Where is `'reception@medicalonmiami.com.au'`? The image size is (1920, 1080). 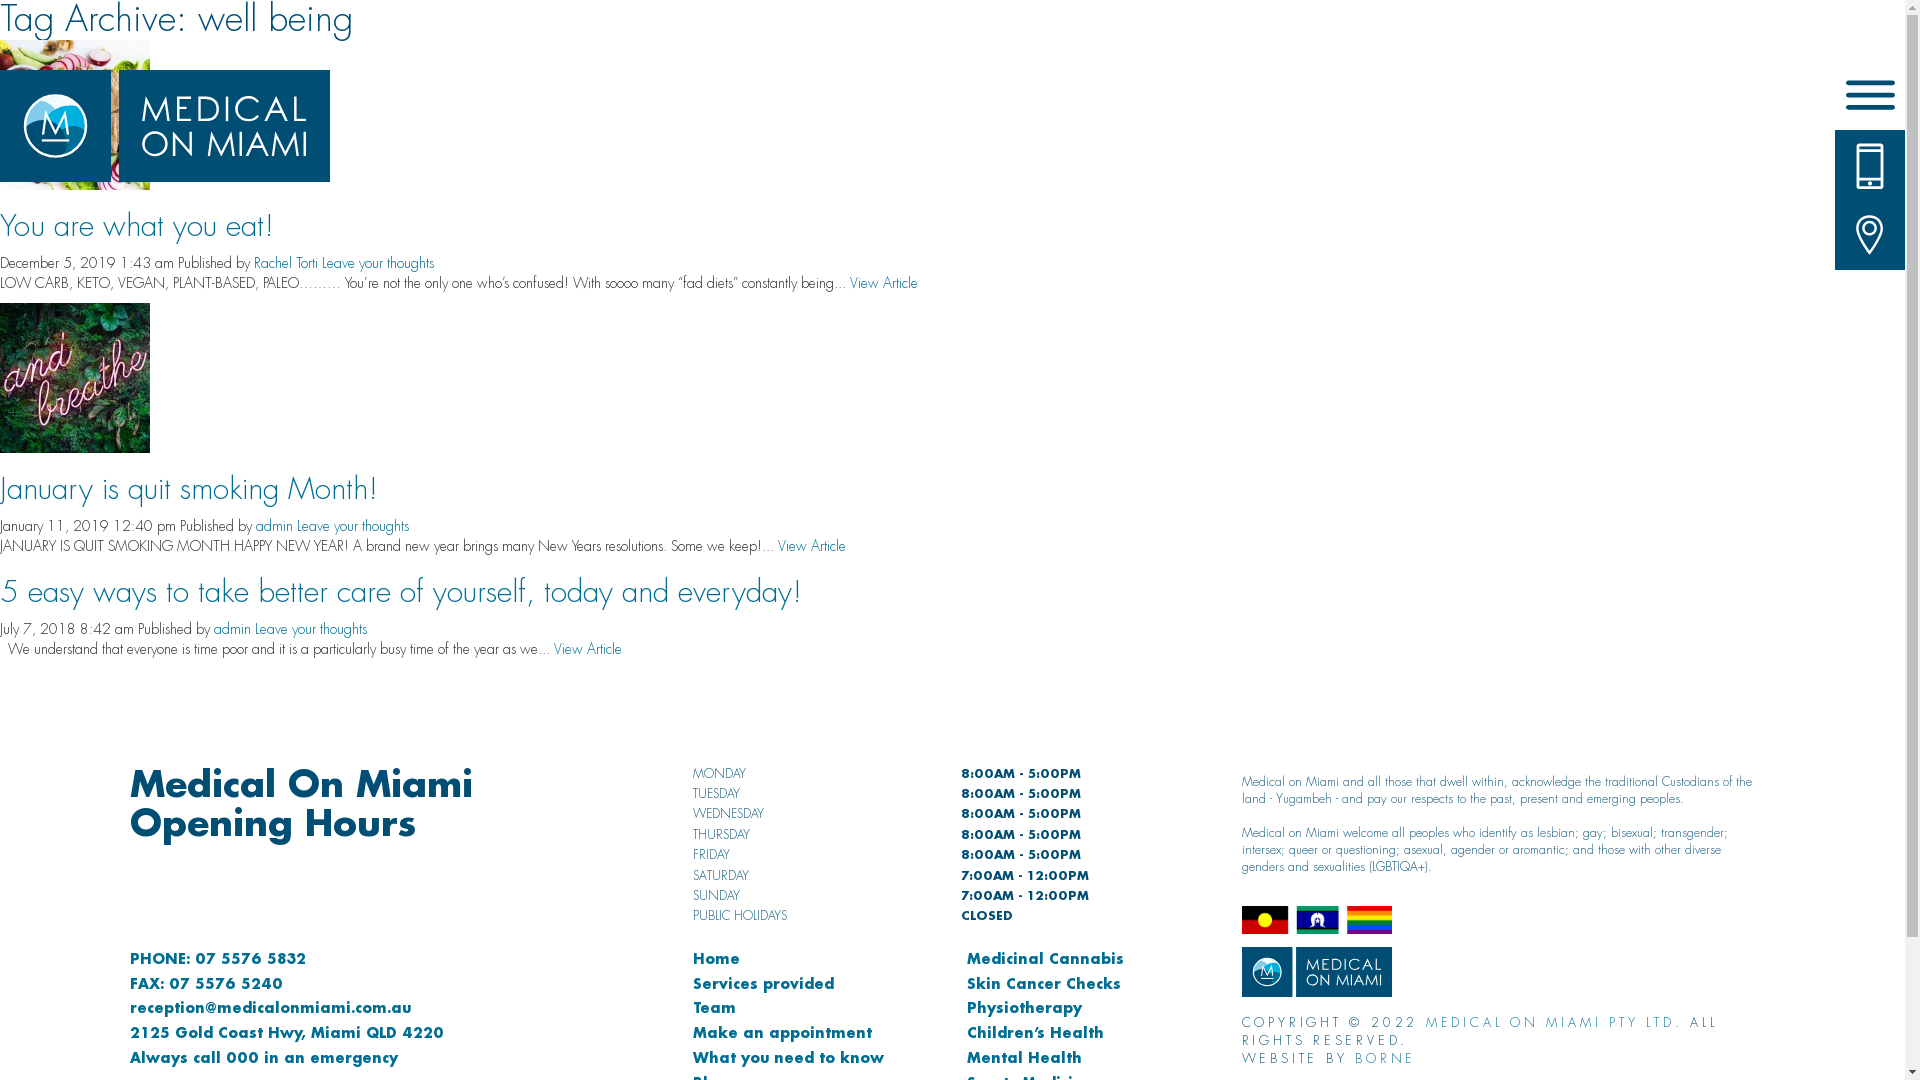
'reception@medicalonmiami.com.au' is located at coordinates (128, 1007).